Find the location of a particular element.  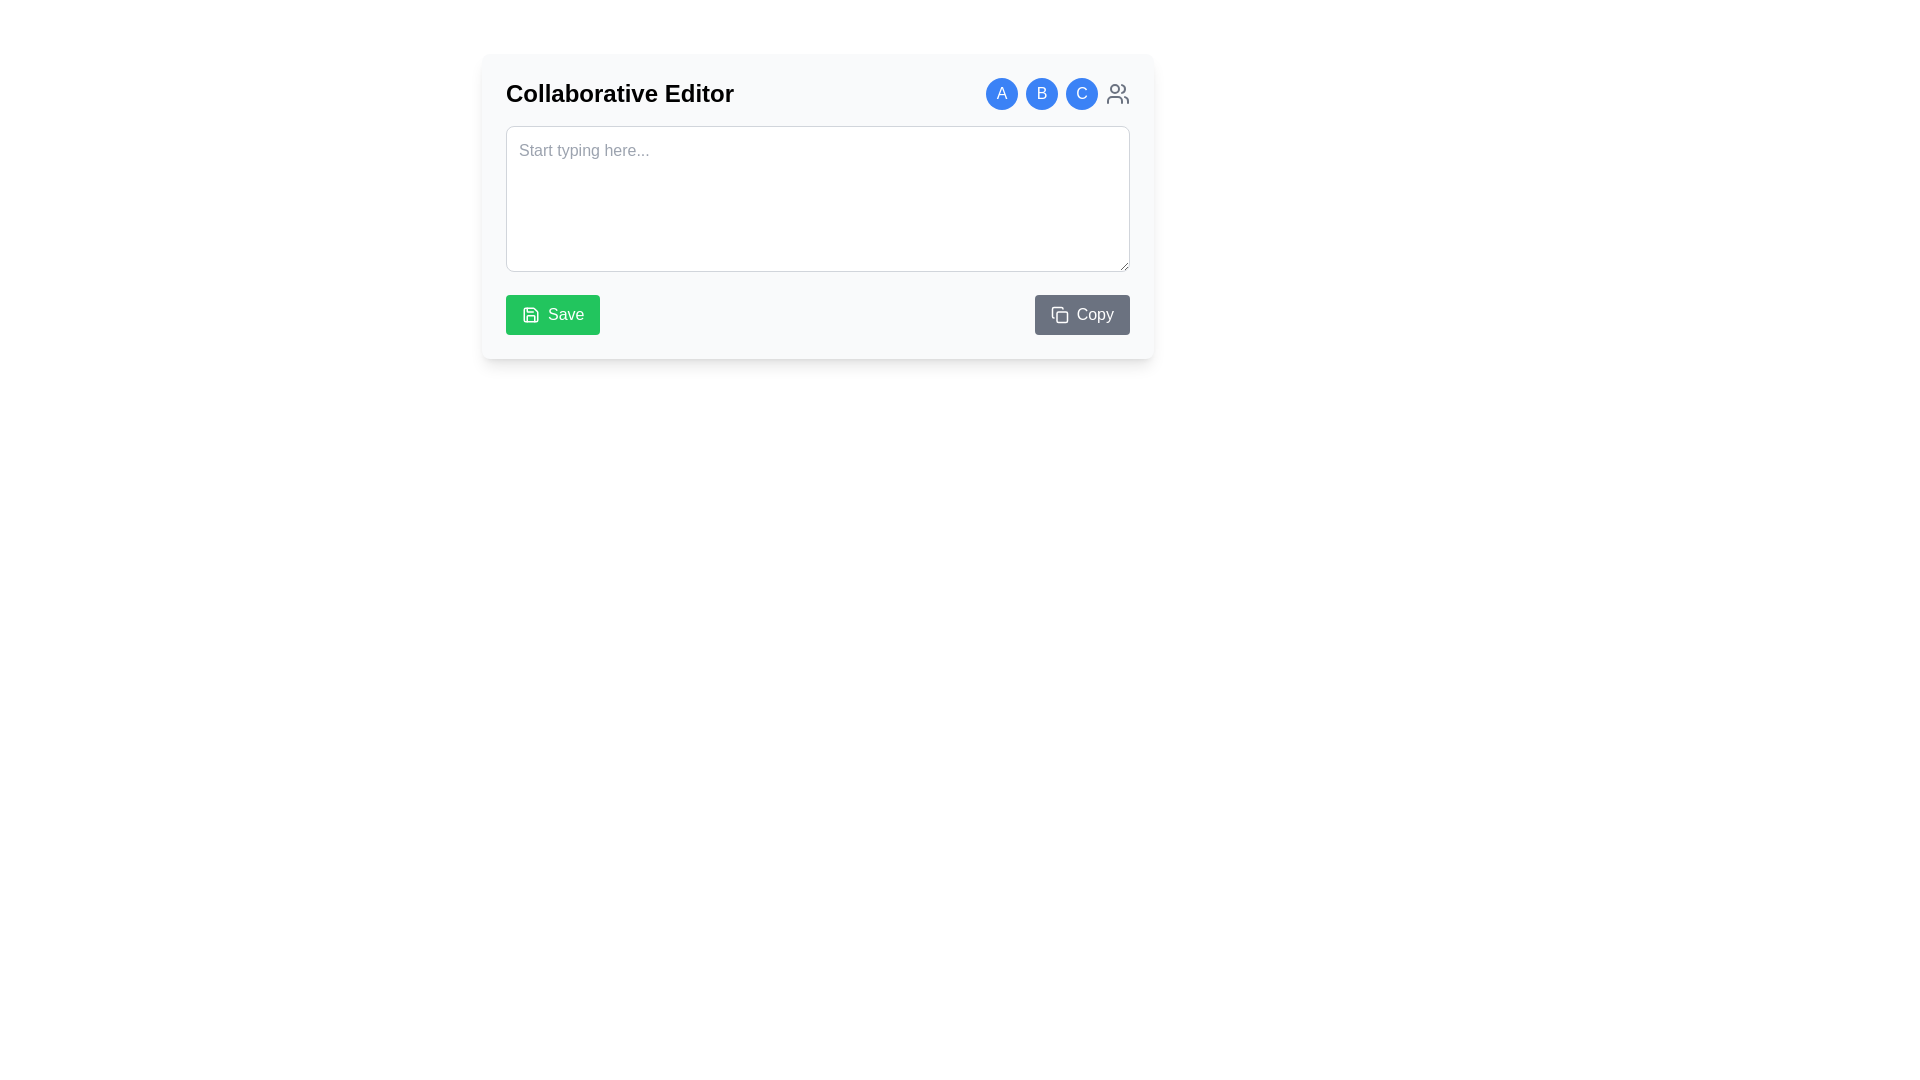

the circular avatar button labeled 'A' located at the top left among three buttons is located at coordinates (1002, 93).